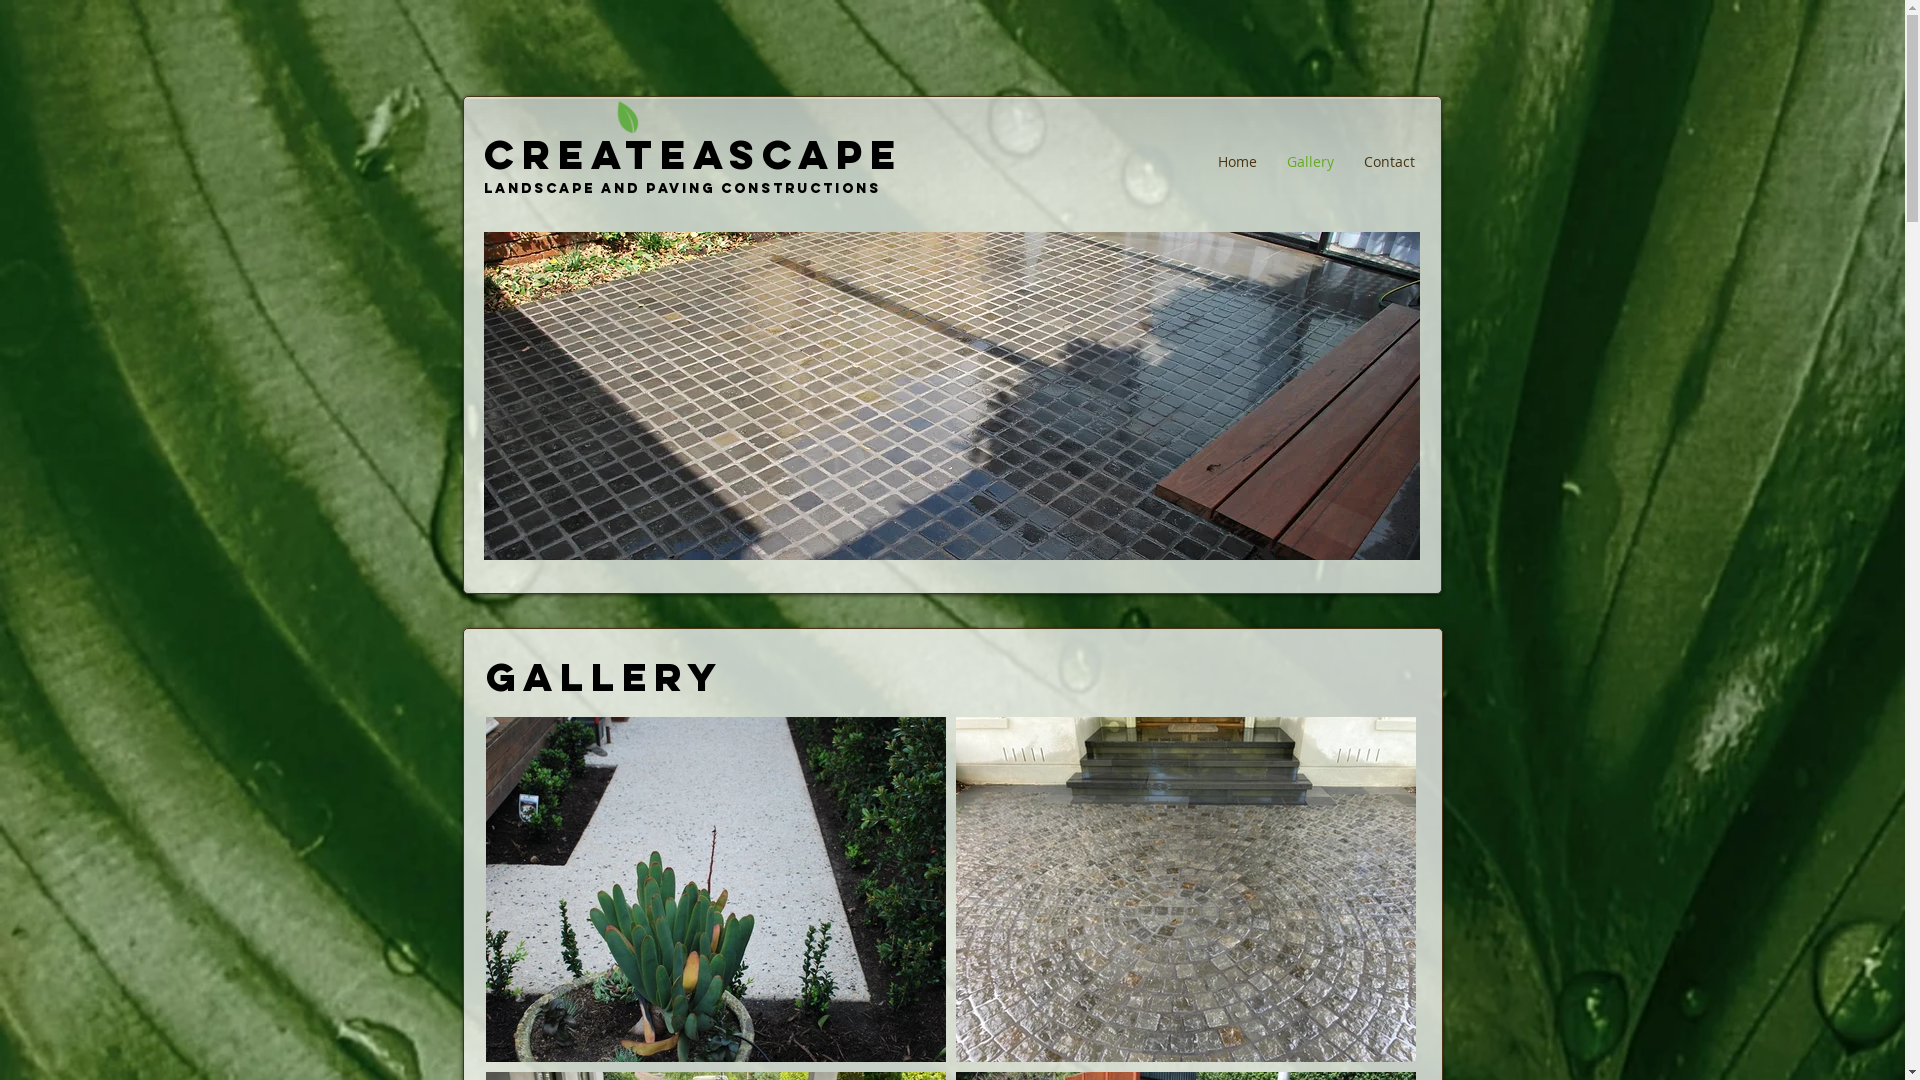 The image size is (1920, 1080). Describe the element at coordinates (1310, 160) in the screenshot. I see `'Gallery'` at that location.